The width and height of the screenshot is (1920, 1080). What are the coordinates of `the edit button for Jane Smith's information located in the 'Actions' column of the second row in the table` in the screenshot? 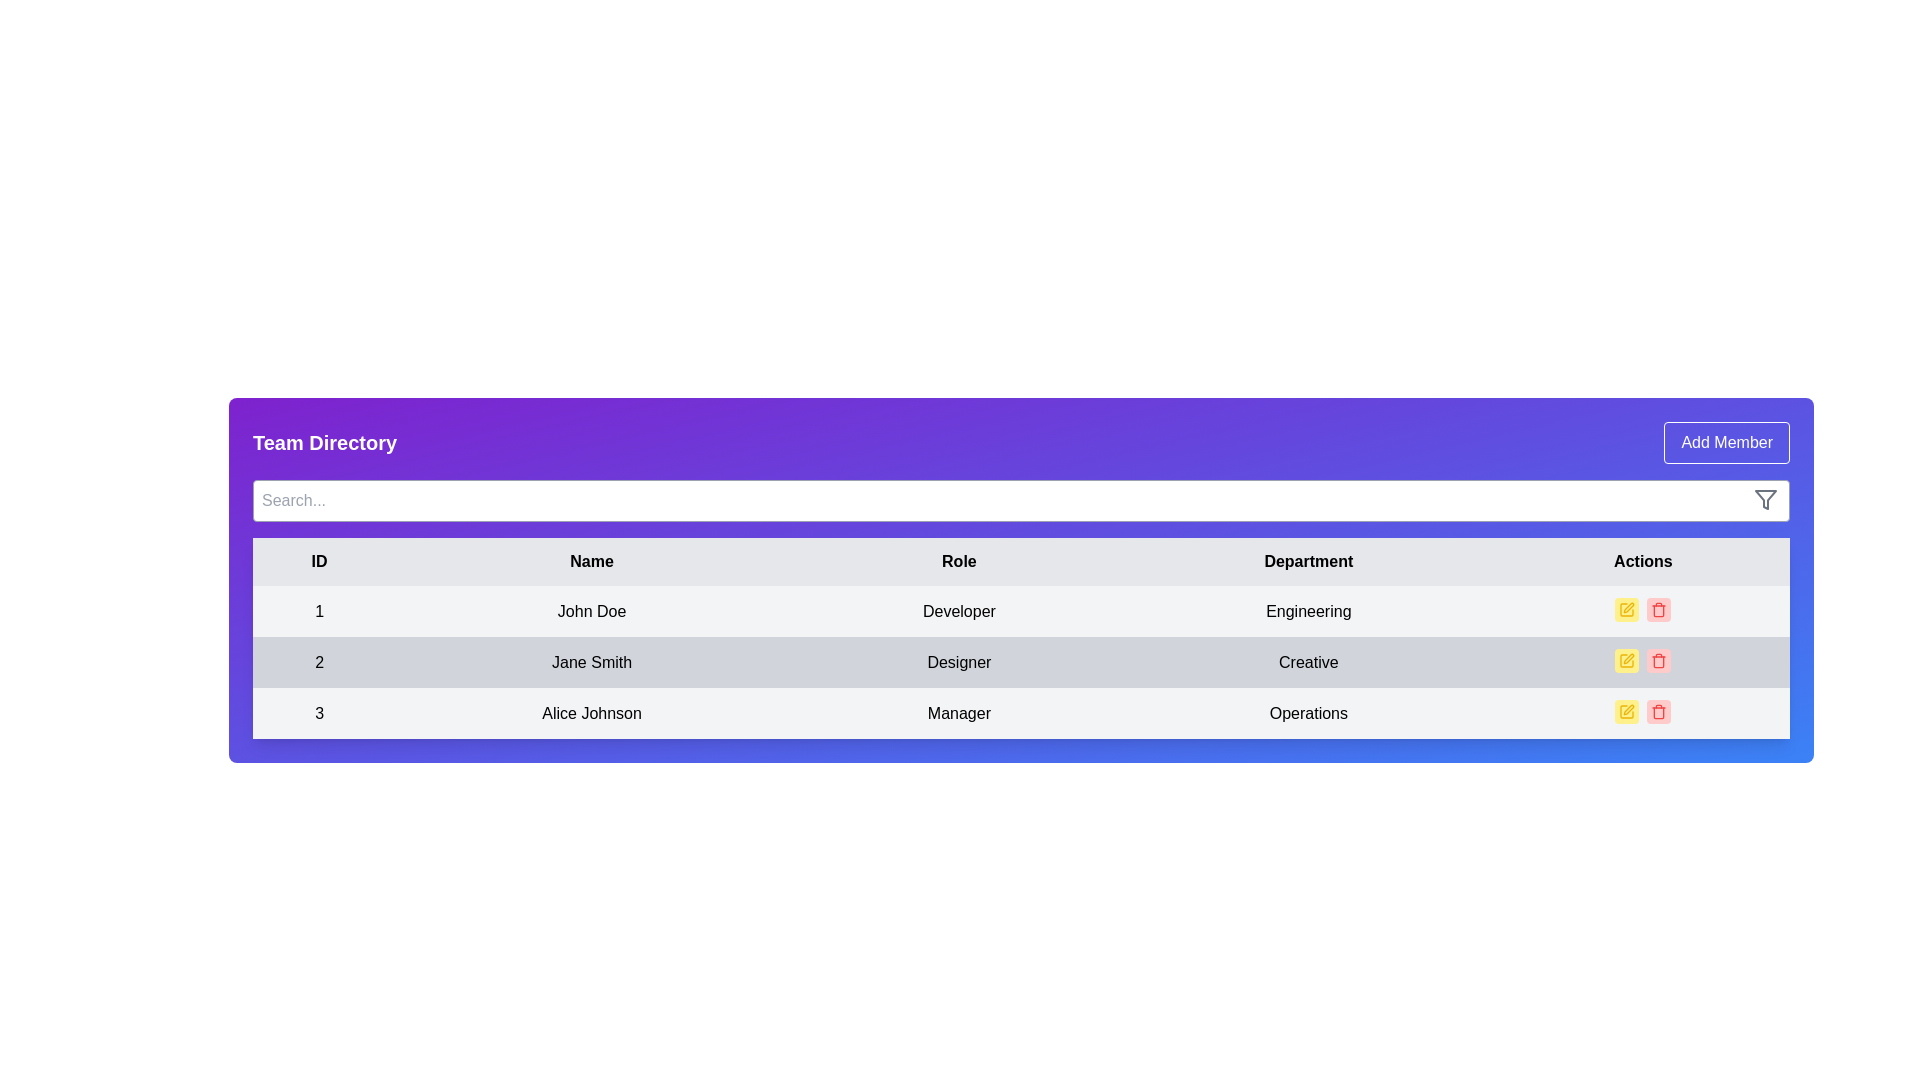 It's located at (1627, 660).